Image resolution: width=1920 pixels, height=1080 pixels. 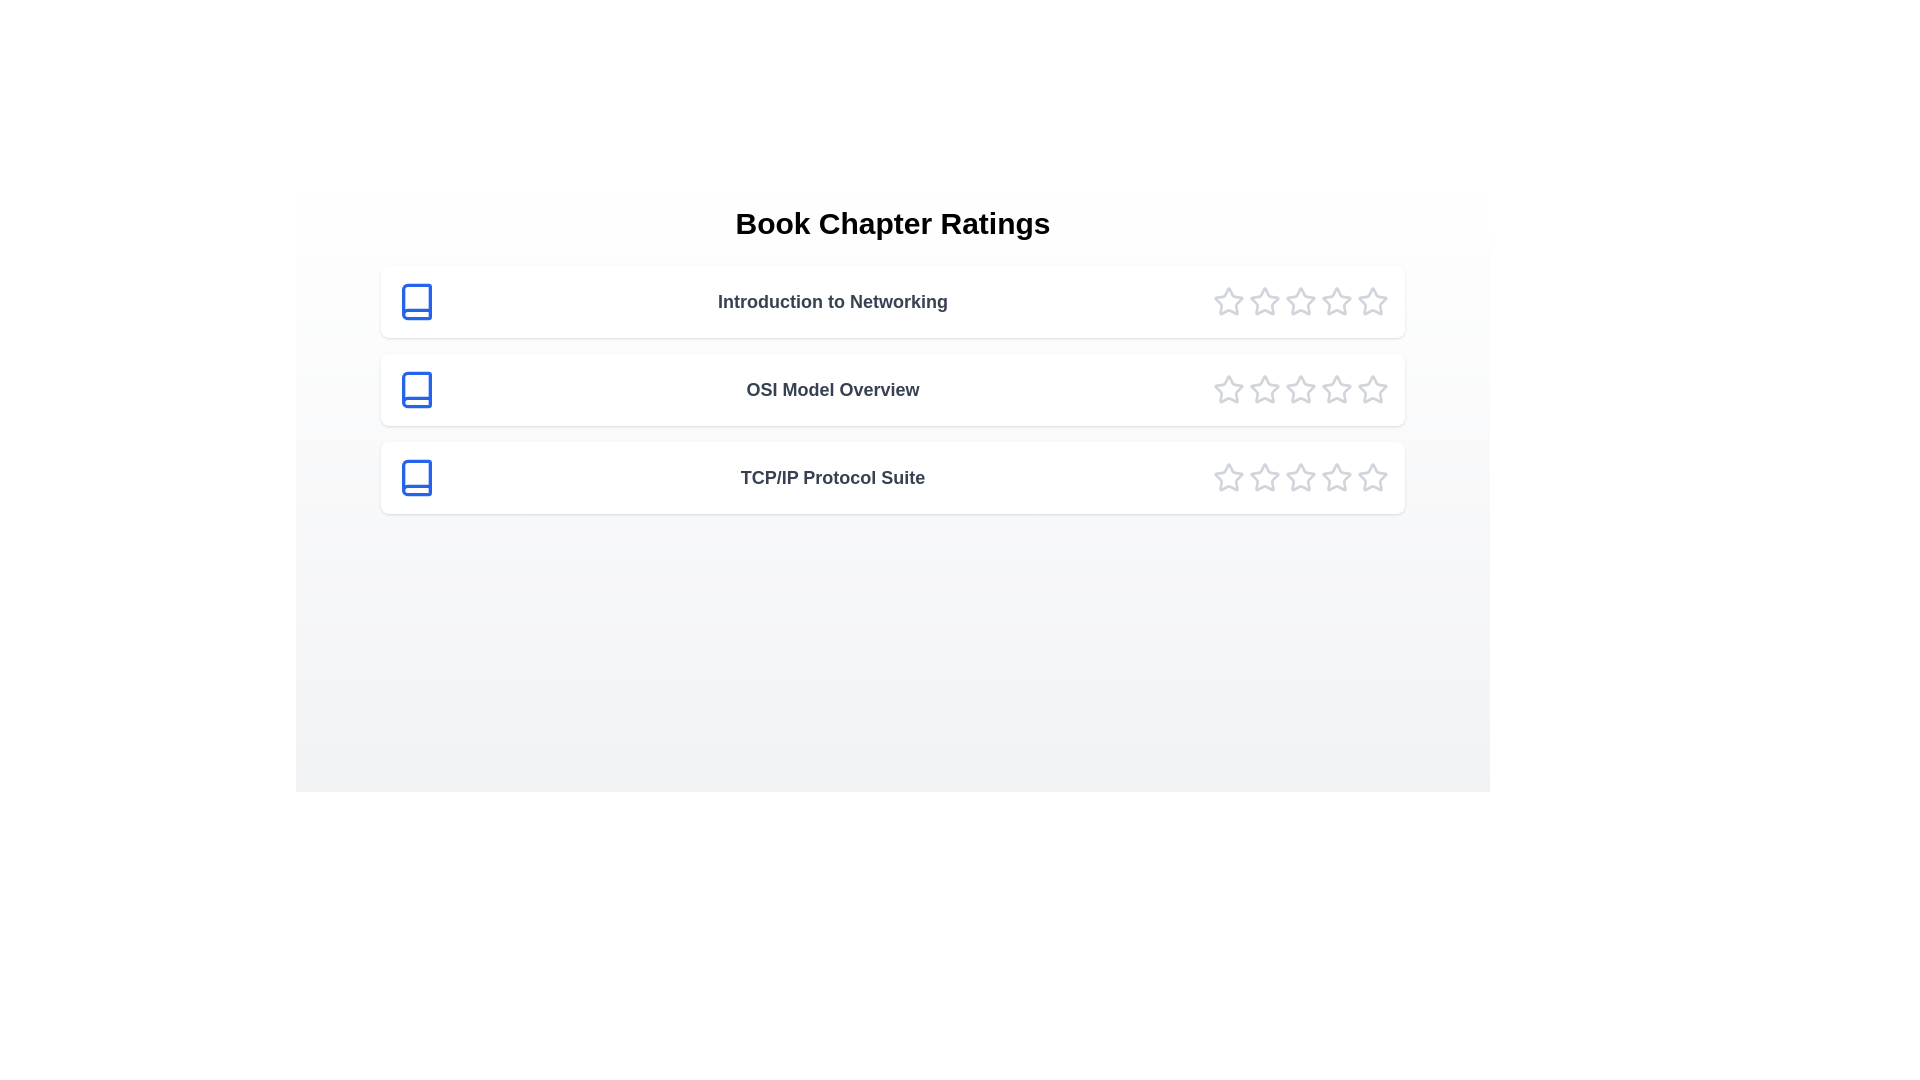 I want to click on the chapter icon for Introduction to Networking to inspect it, so click(x=416, y=301).